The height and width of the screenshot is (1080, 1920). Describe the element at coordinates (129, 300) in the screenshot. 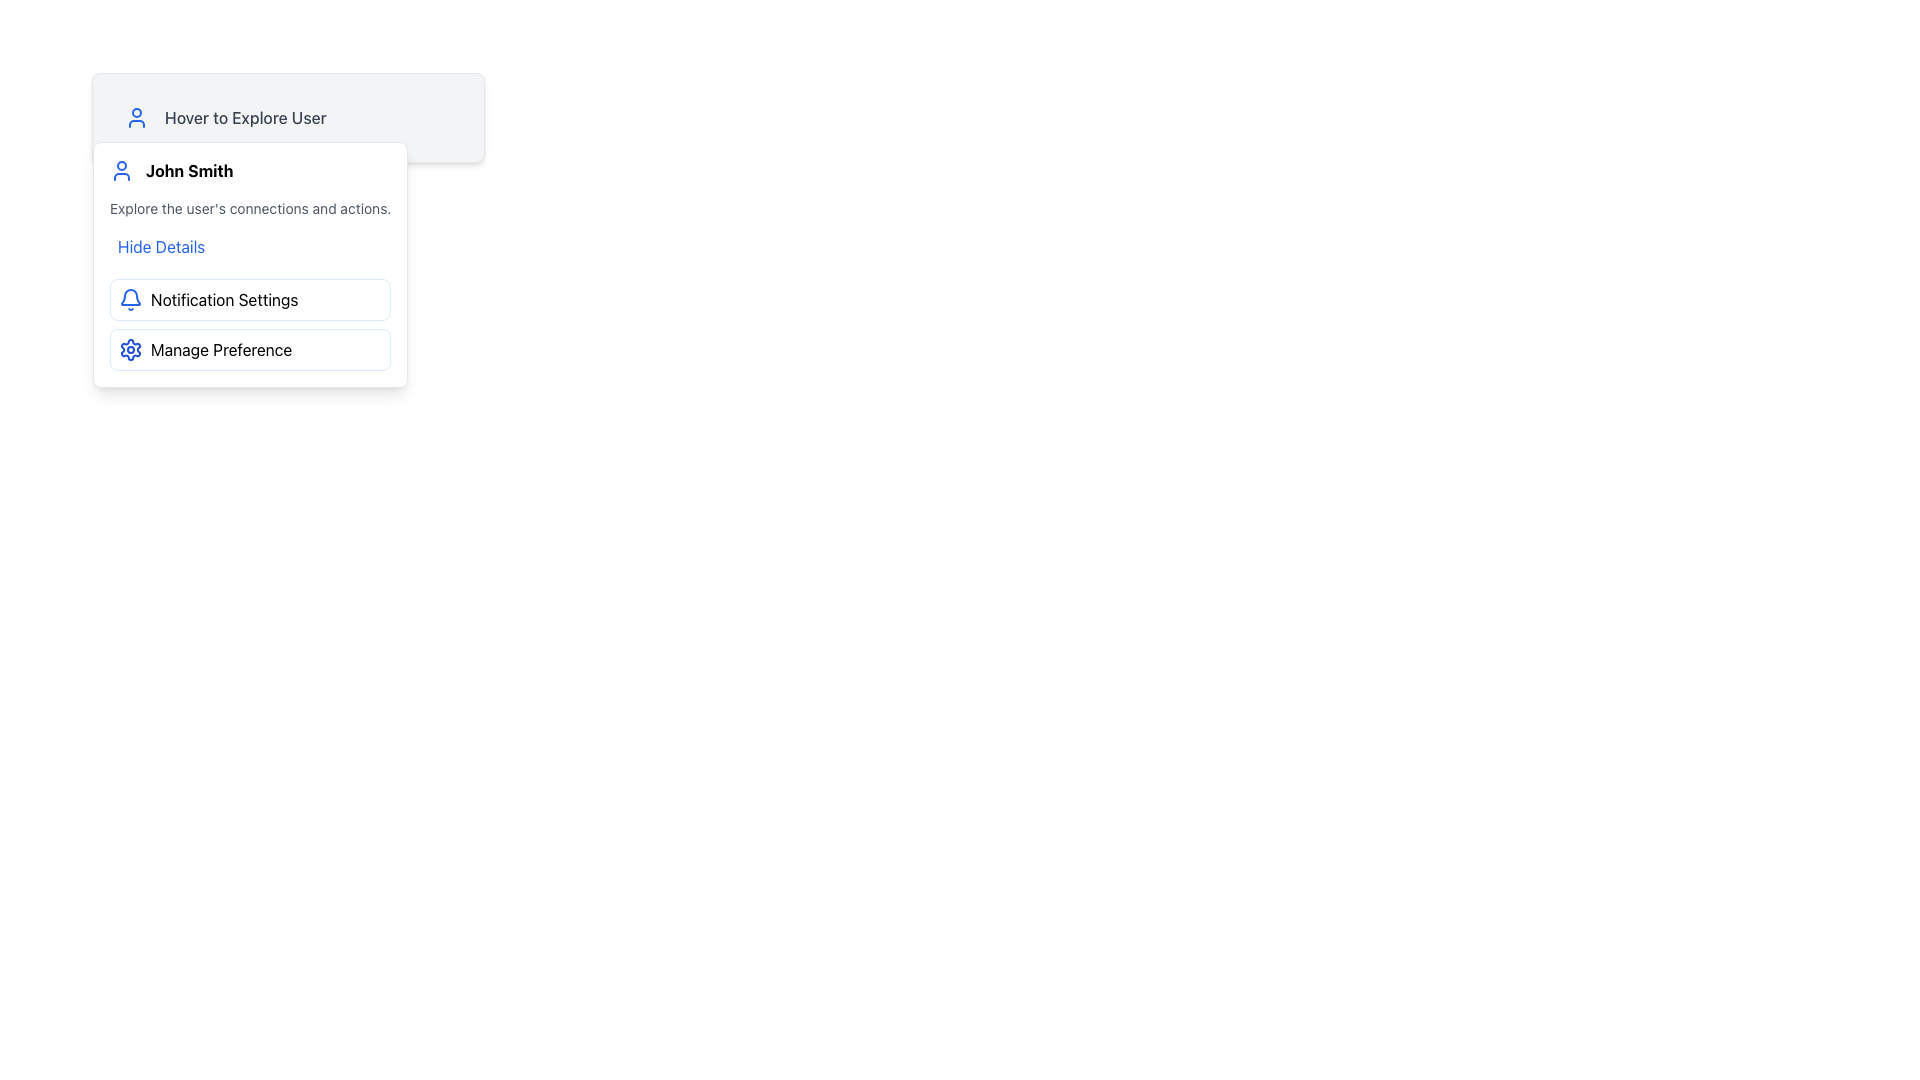

I see `the leftmost icon in the 'Notification Settings' section to interact with the notification settings feature` at that location.